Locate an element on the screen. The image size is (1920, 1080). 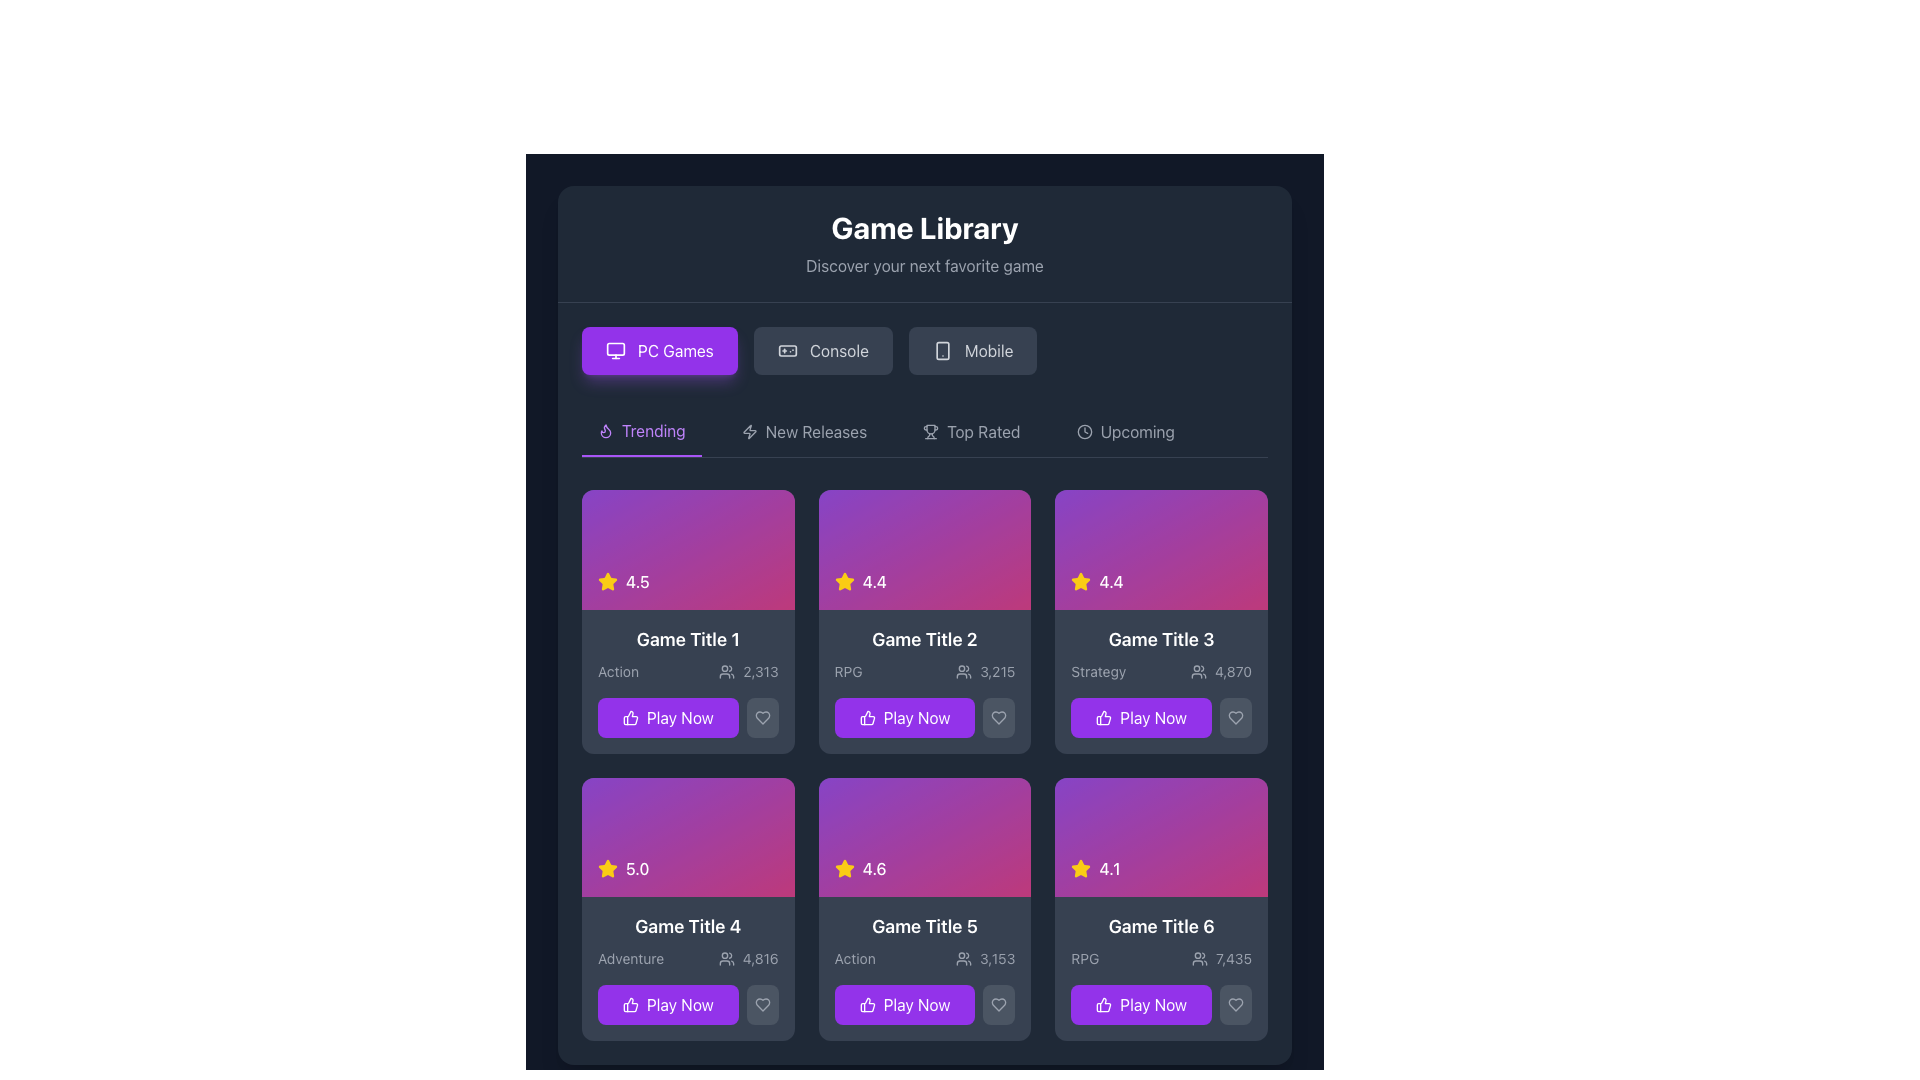
the 'Top Rated' games tab selector is located at coordinates (983, 431).